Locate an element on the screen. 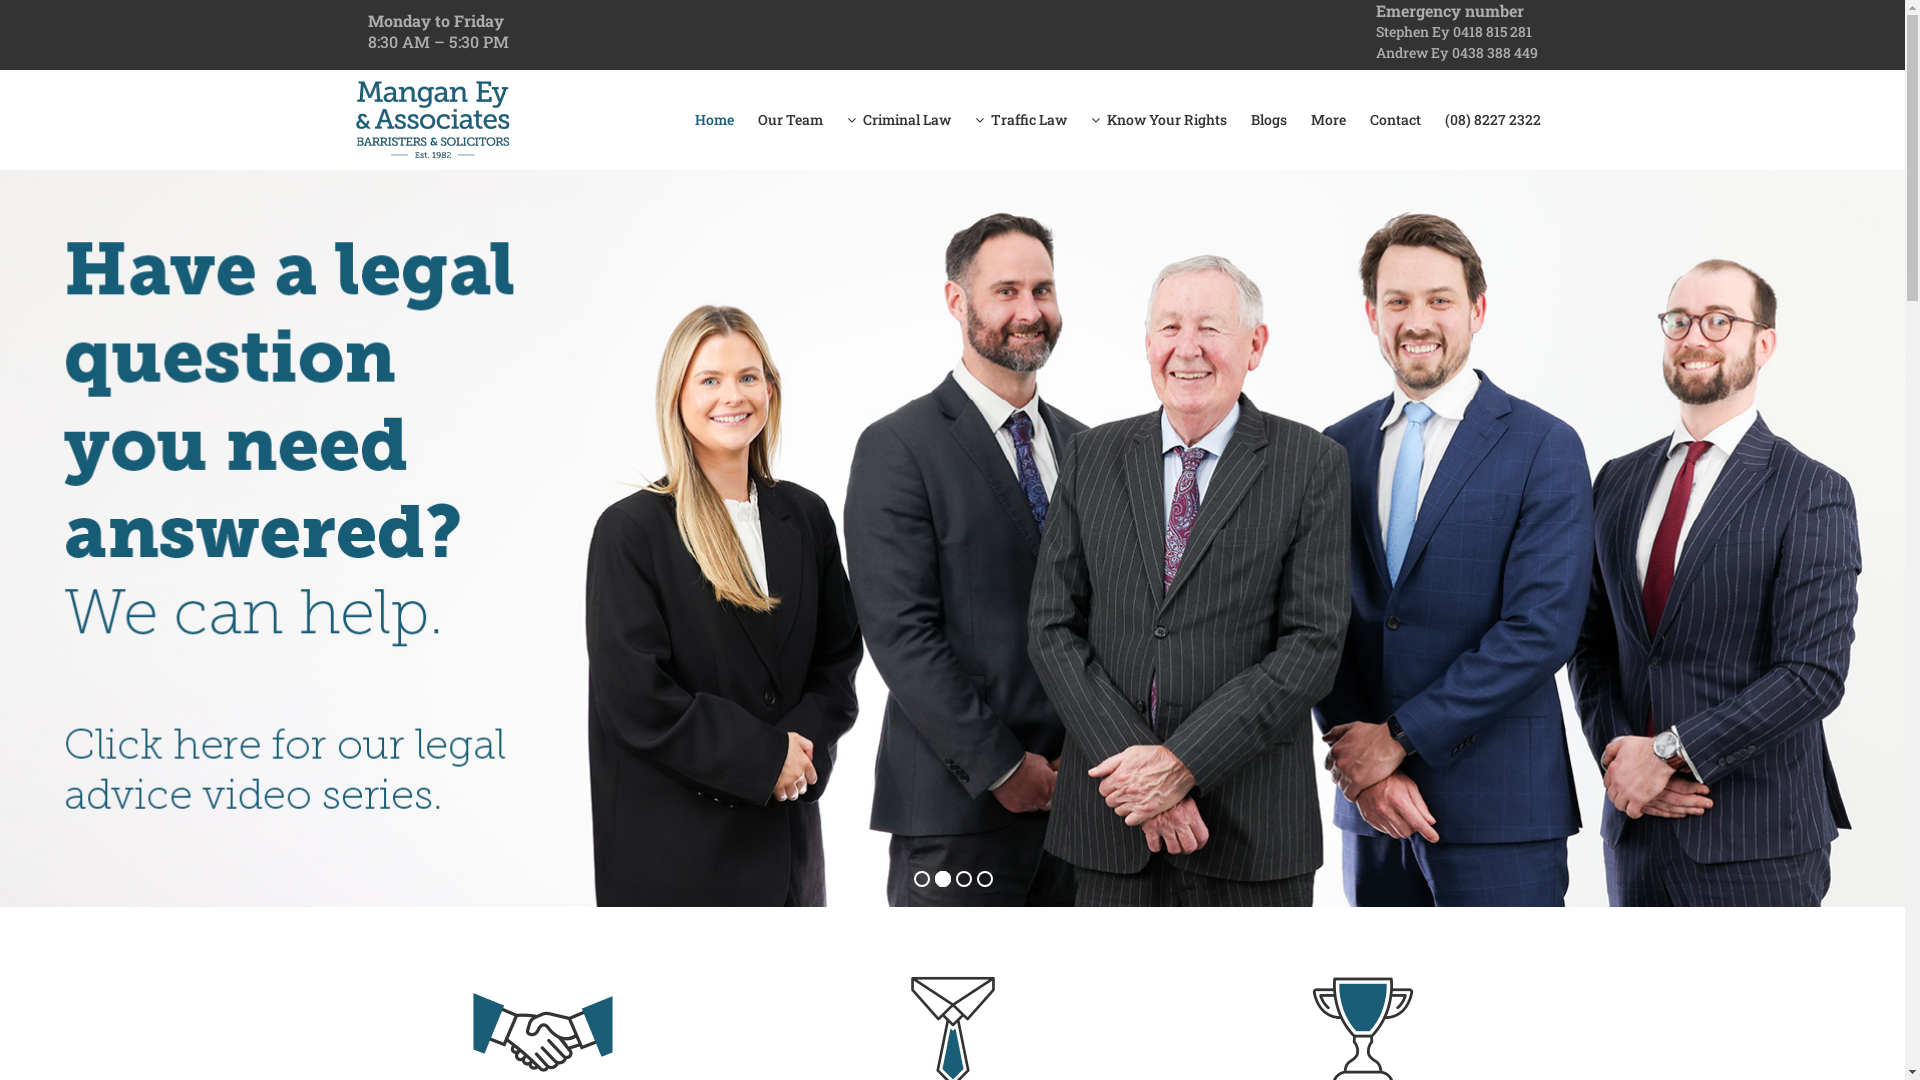 This screenshot has width=1920, height=1080. '0418 815 281' is located at coordinates (1491, 31).